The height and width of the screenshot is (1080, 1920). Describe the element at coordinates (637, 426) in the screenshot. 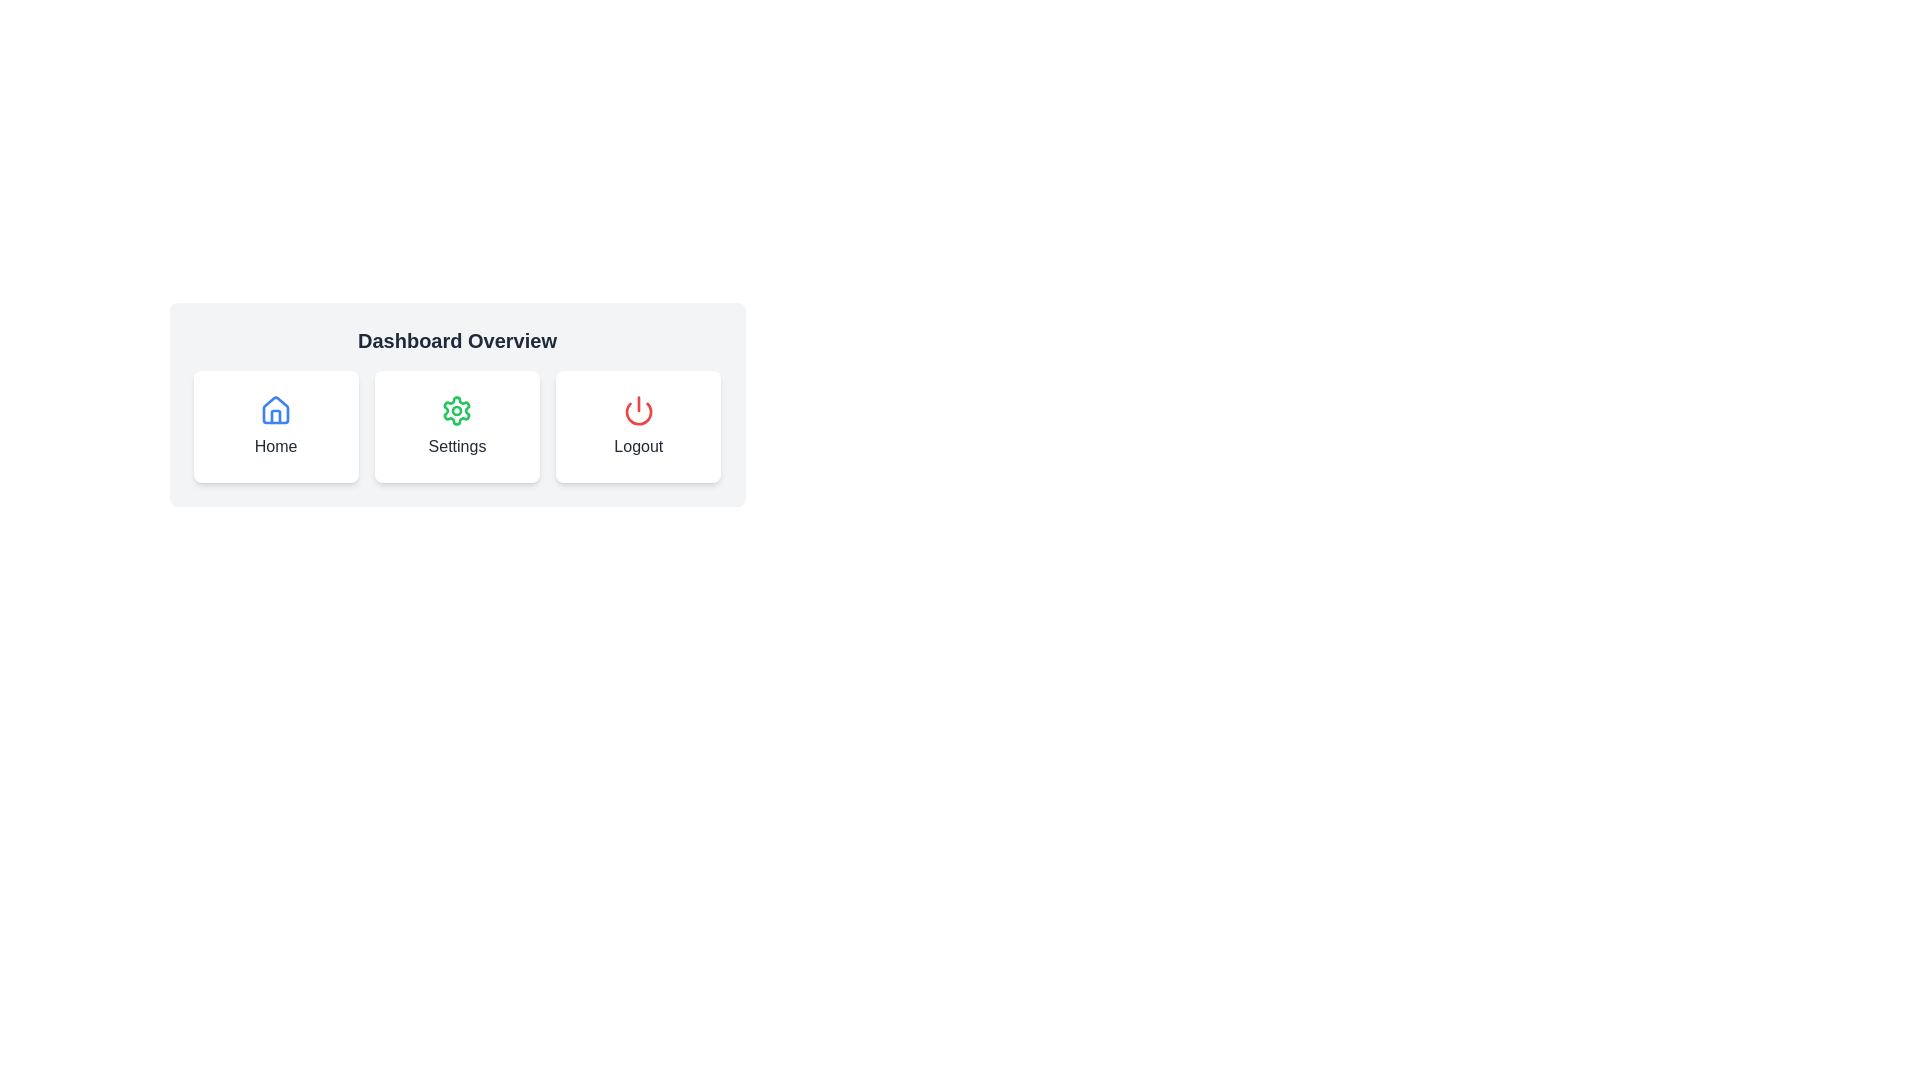

I see `the logout button, which is the third button in a horizontal group of three buttons` at that location.